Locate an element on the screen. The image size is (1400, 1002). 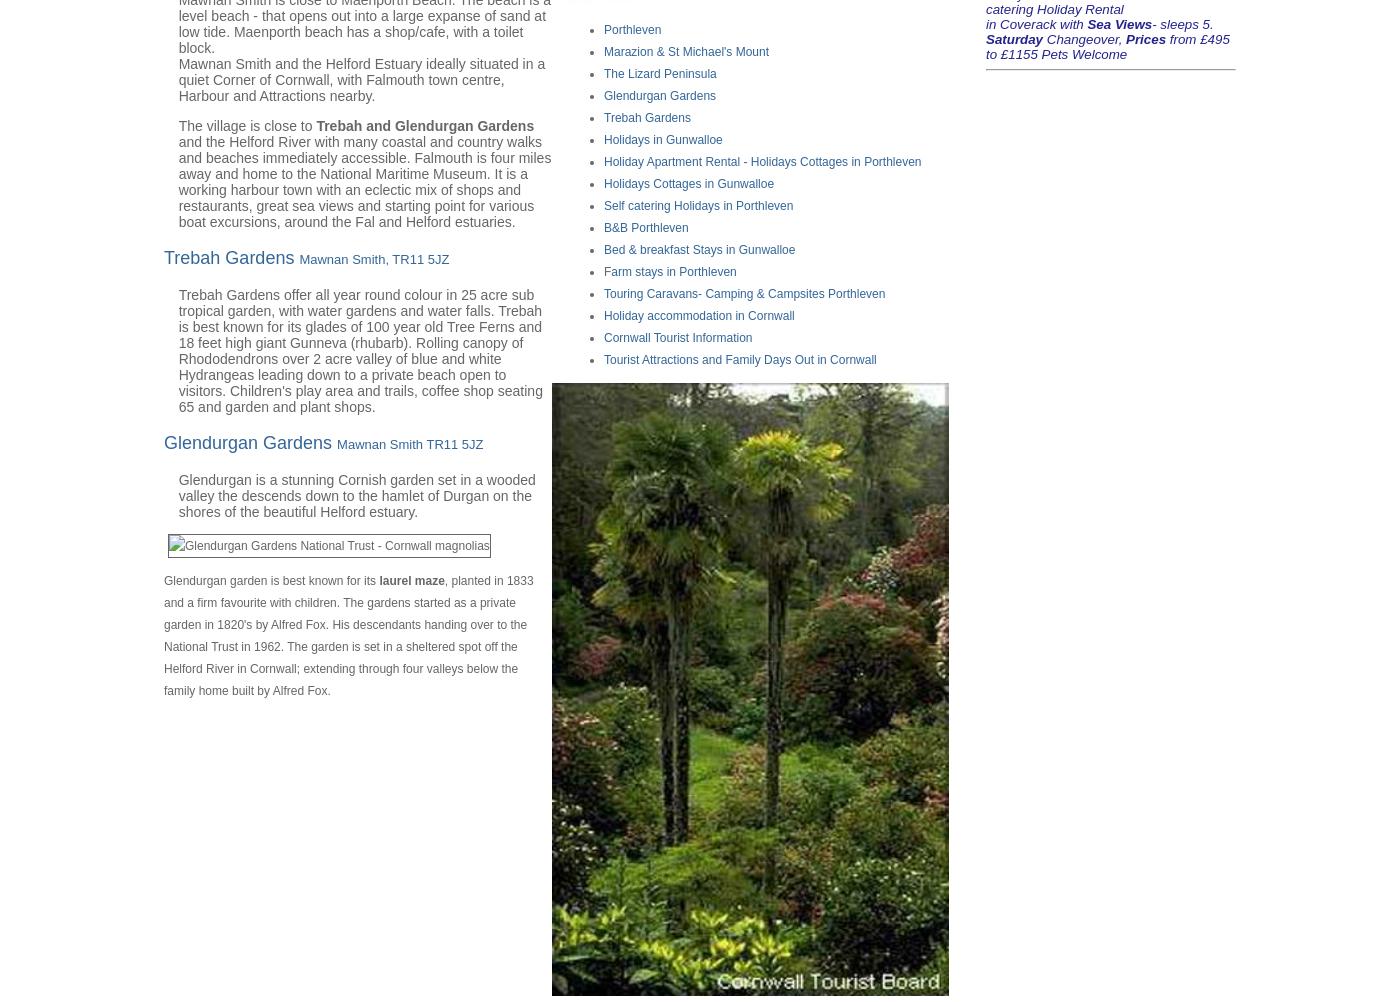
'Glendurgan garden is best known for its' is located at coordinates (271, 579).